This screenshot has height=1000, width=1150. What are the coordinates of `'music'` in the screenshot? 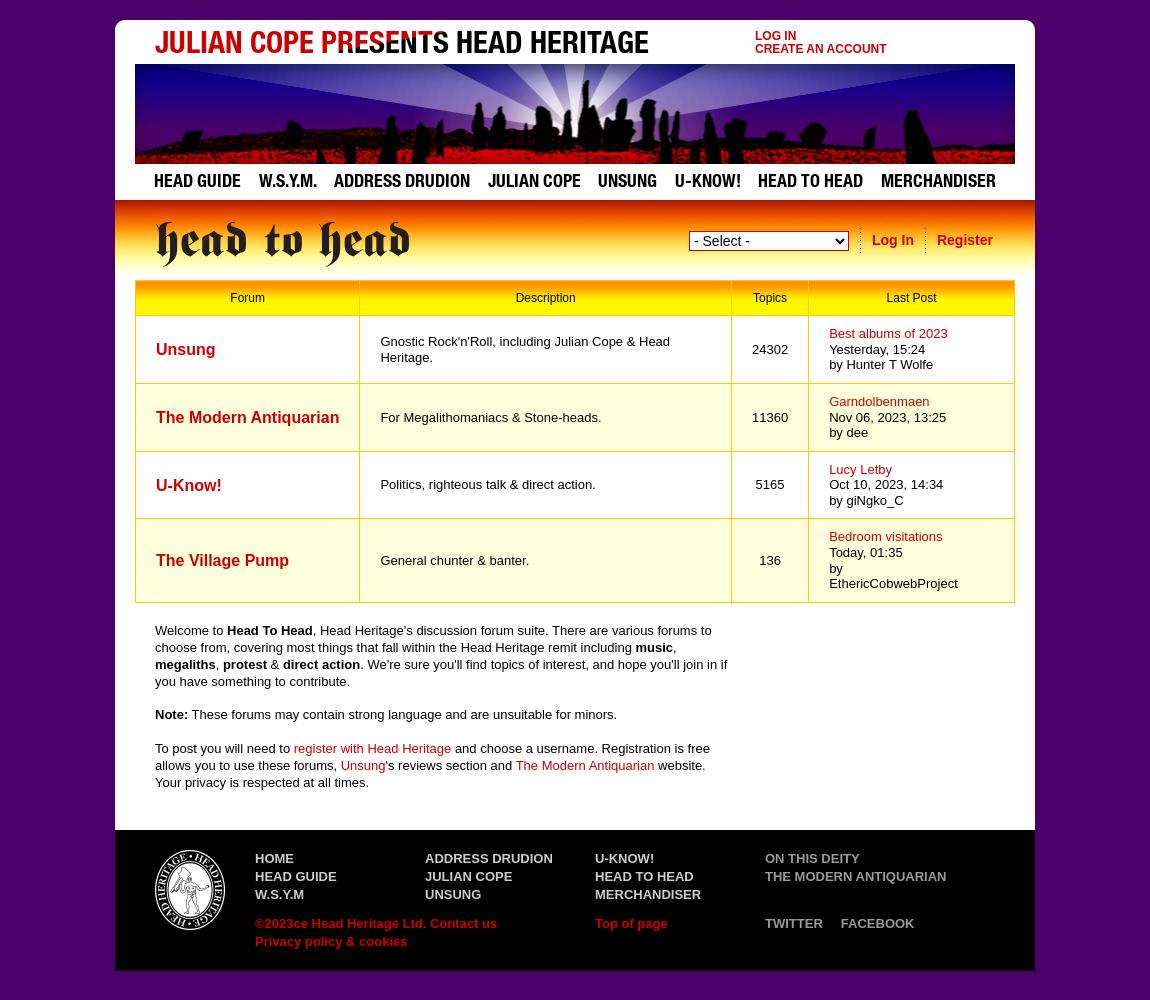 It's located at (653, 646).